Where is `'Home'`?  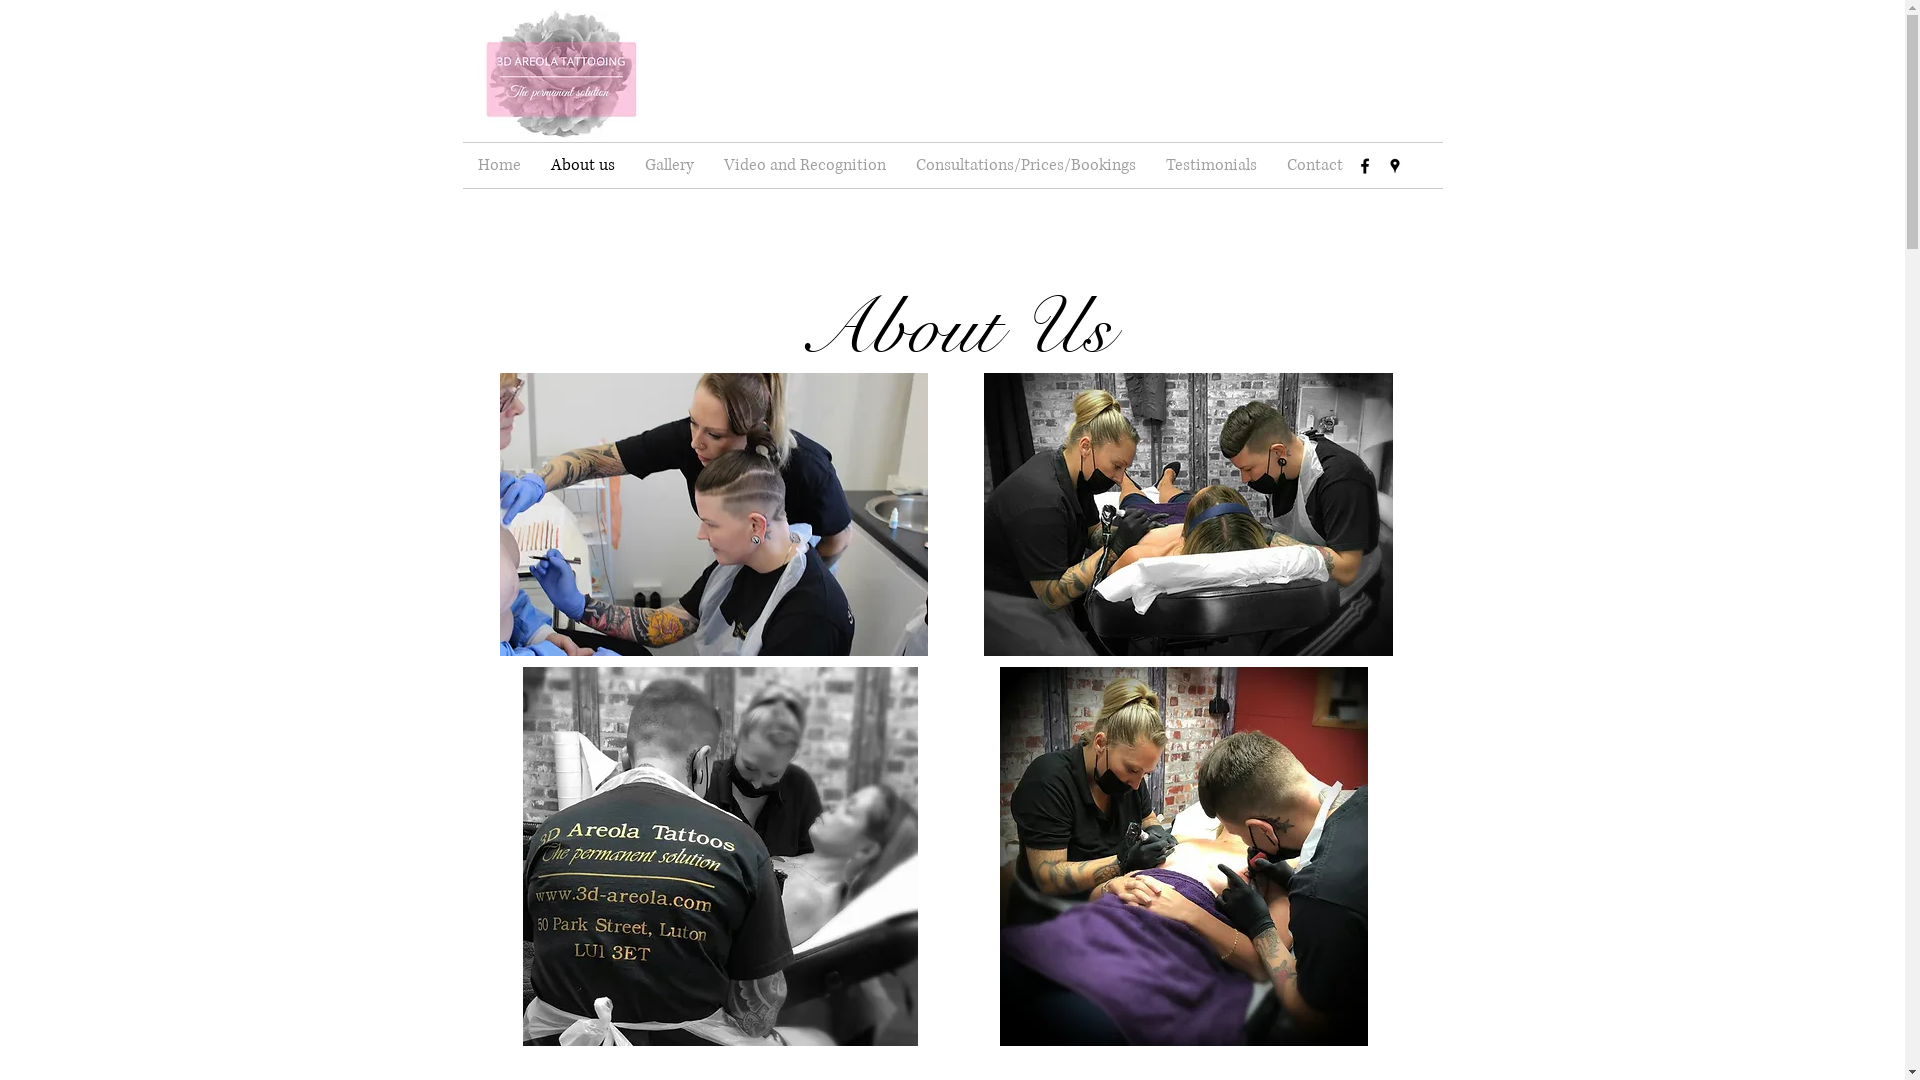
'Home' is located at coordinates (498, 164).